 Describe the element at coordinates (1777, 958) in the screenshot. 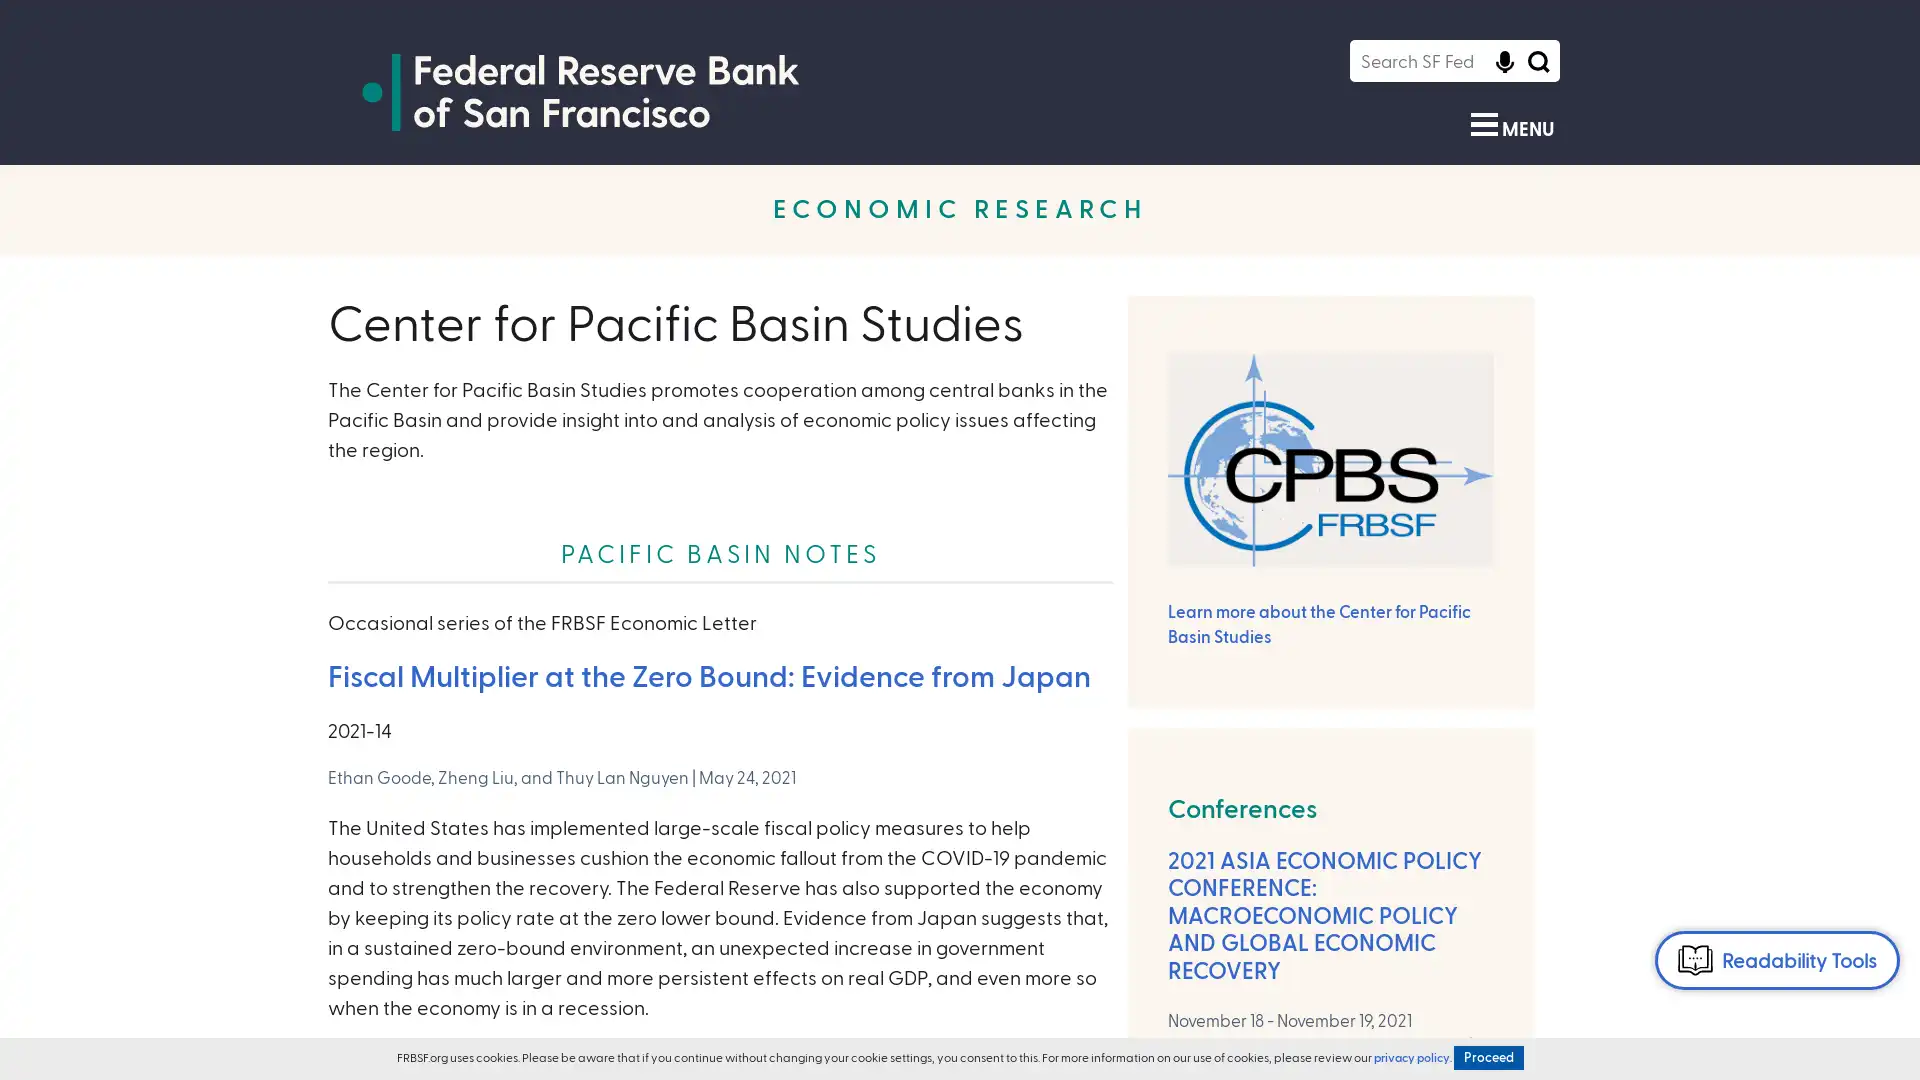

I see `Readability Tools` at that location.